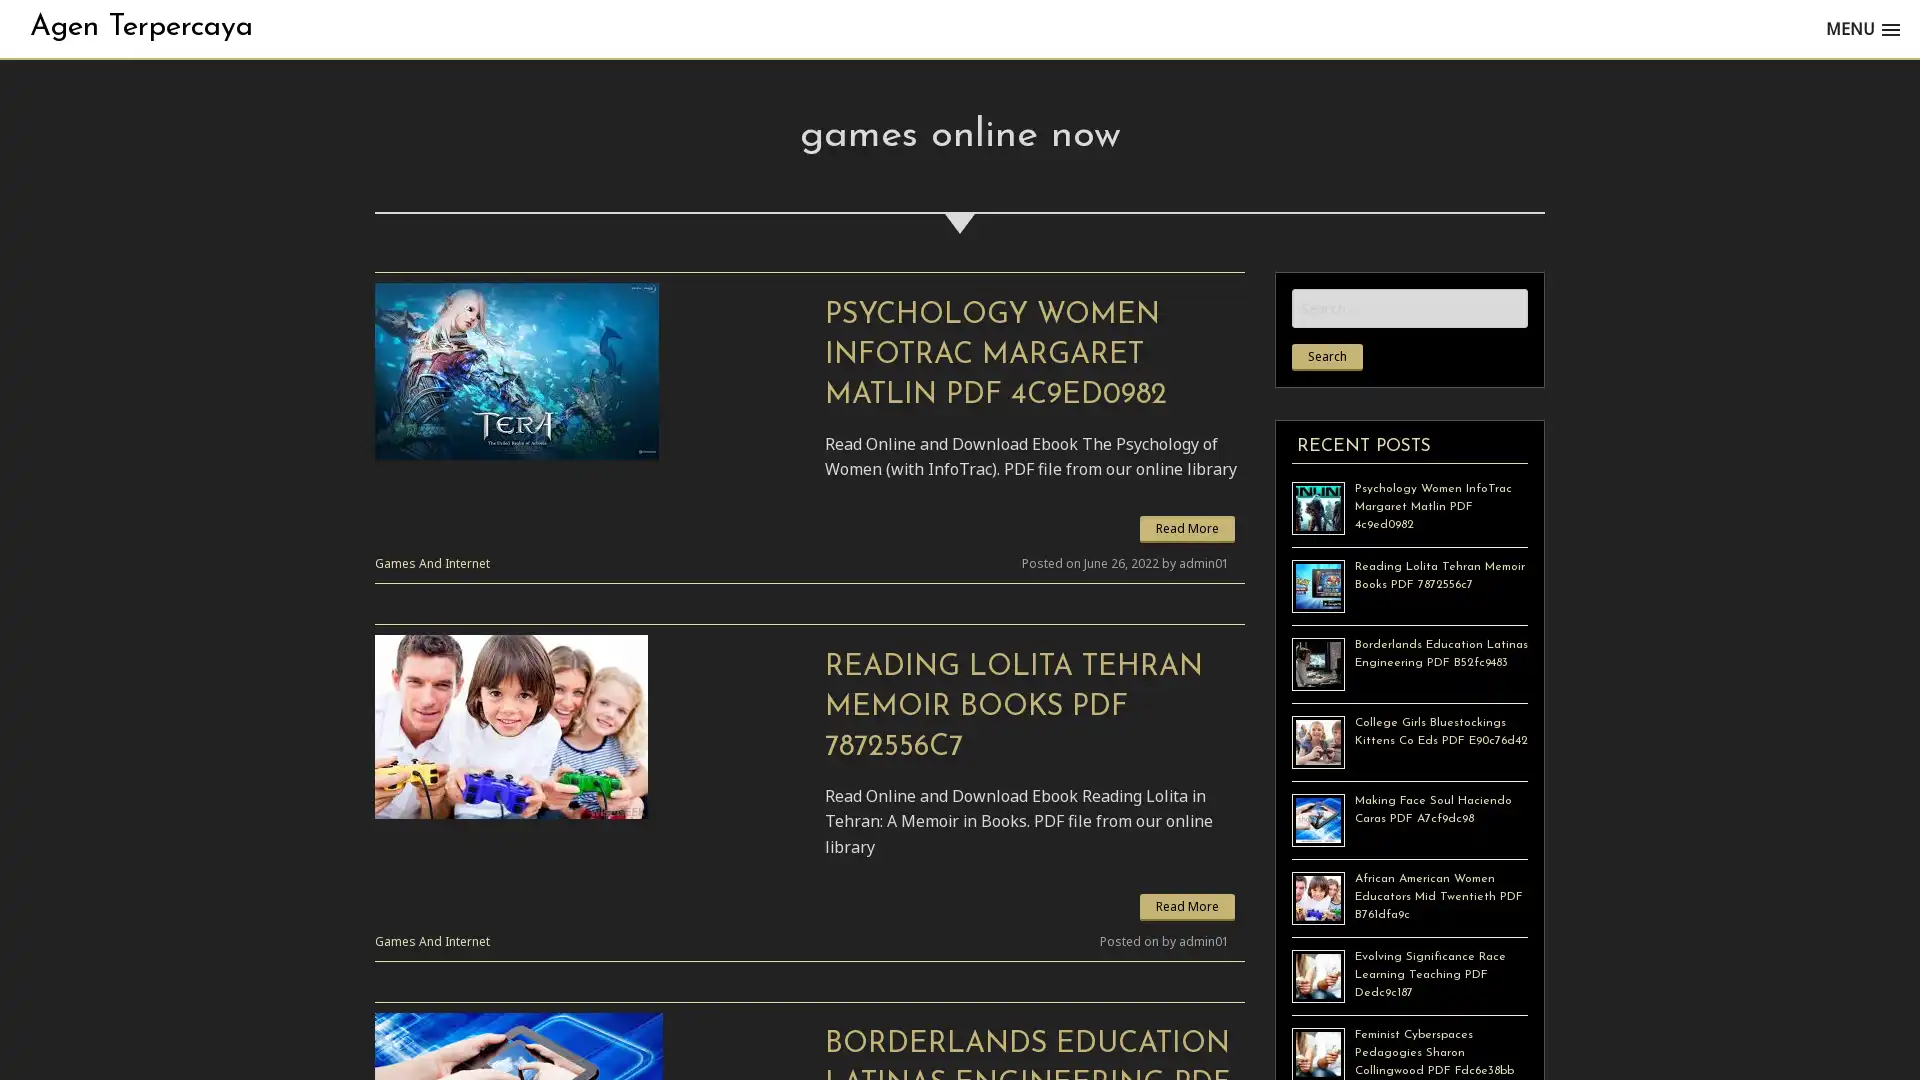  I want to click on Search, so click(1327, 356).